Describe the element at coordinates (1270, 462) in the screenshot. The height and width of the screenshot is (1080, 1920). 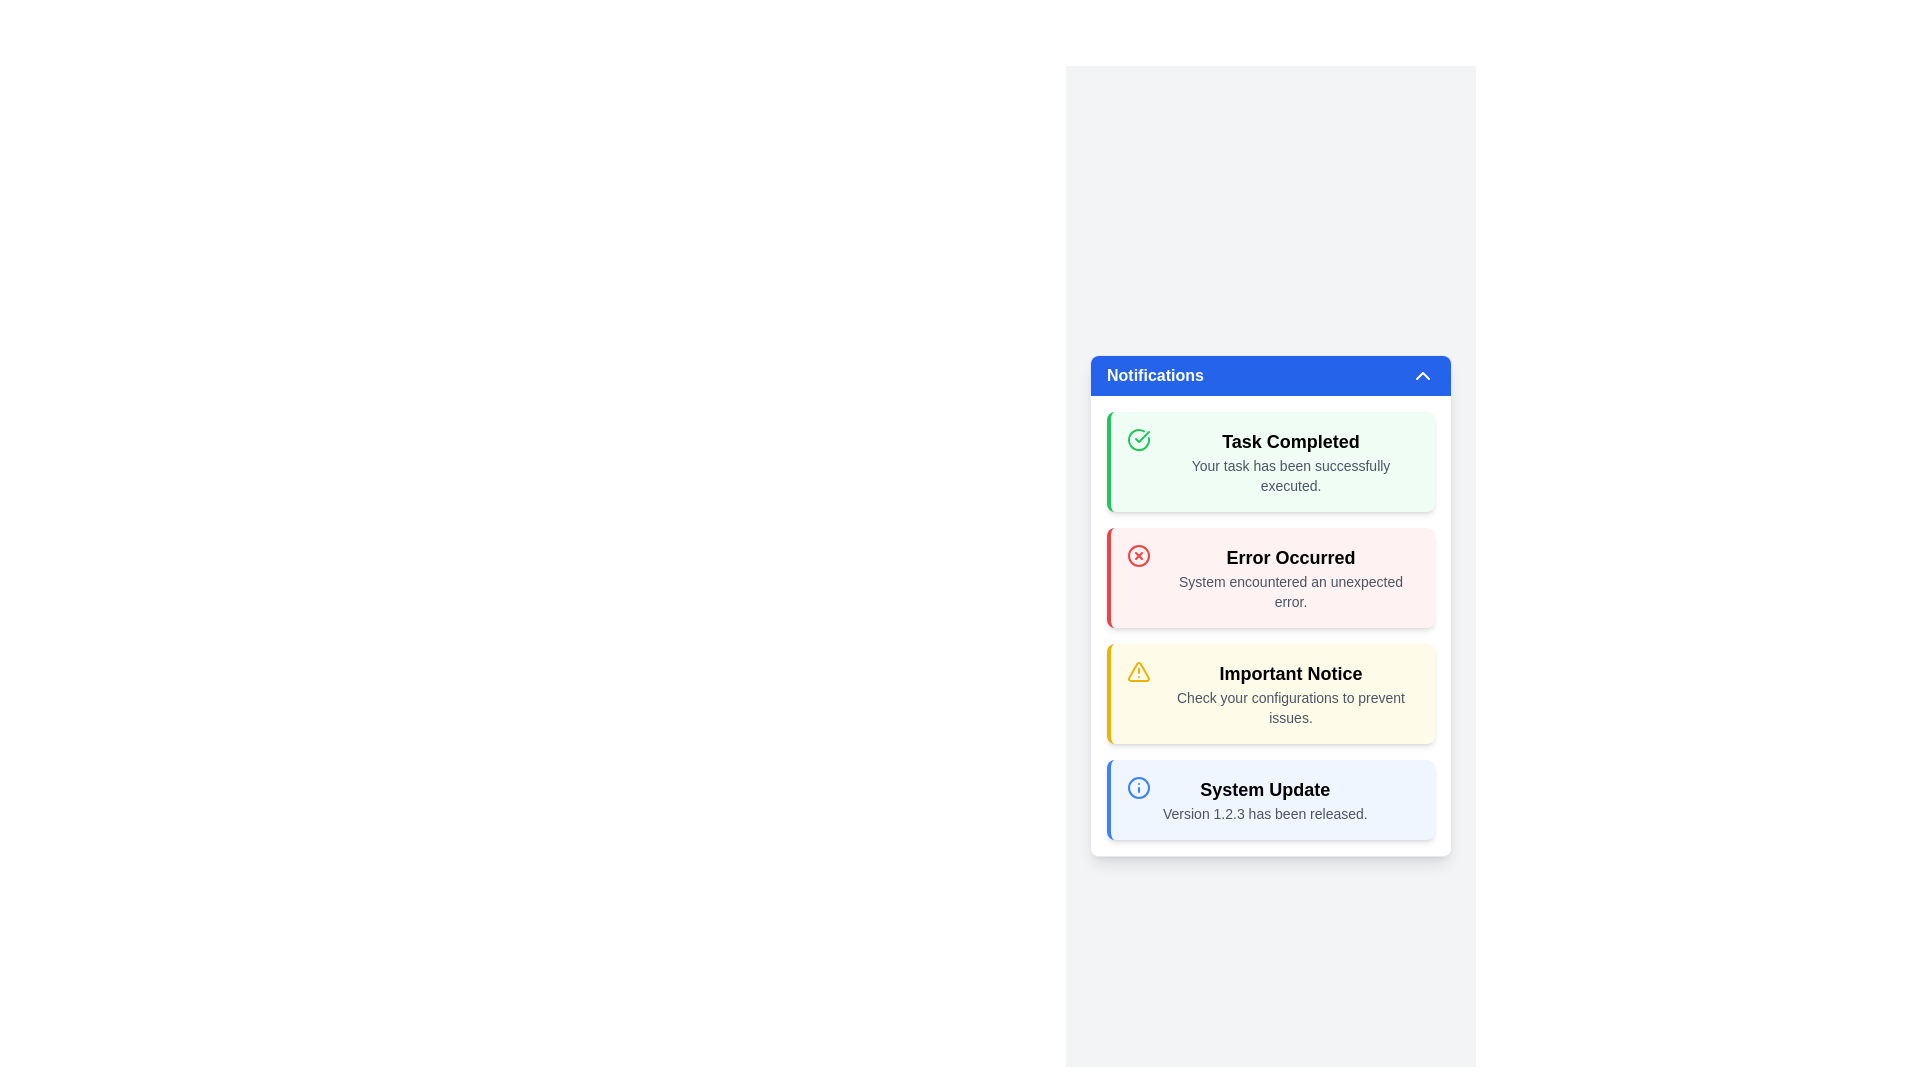
I see `message content of the notification banner that shows 'Task Completed' and 'Your task has been successfully executed.'` at that location.